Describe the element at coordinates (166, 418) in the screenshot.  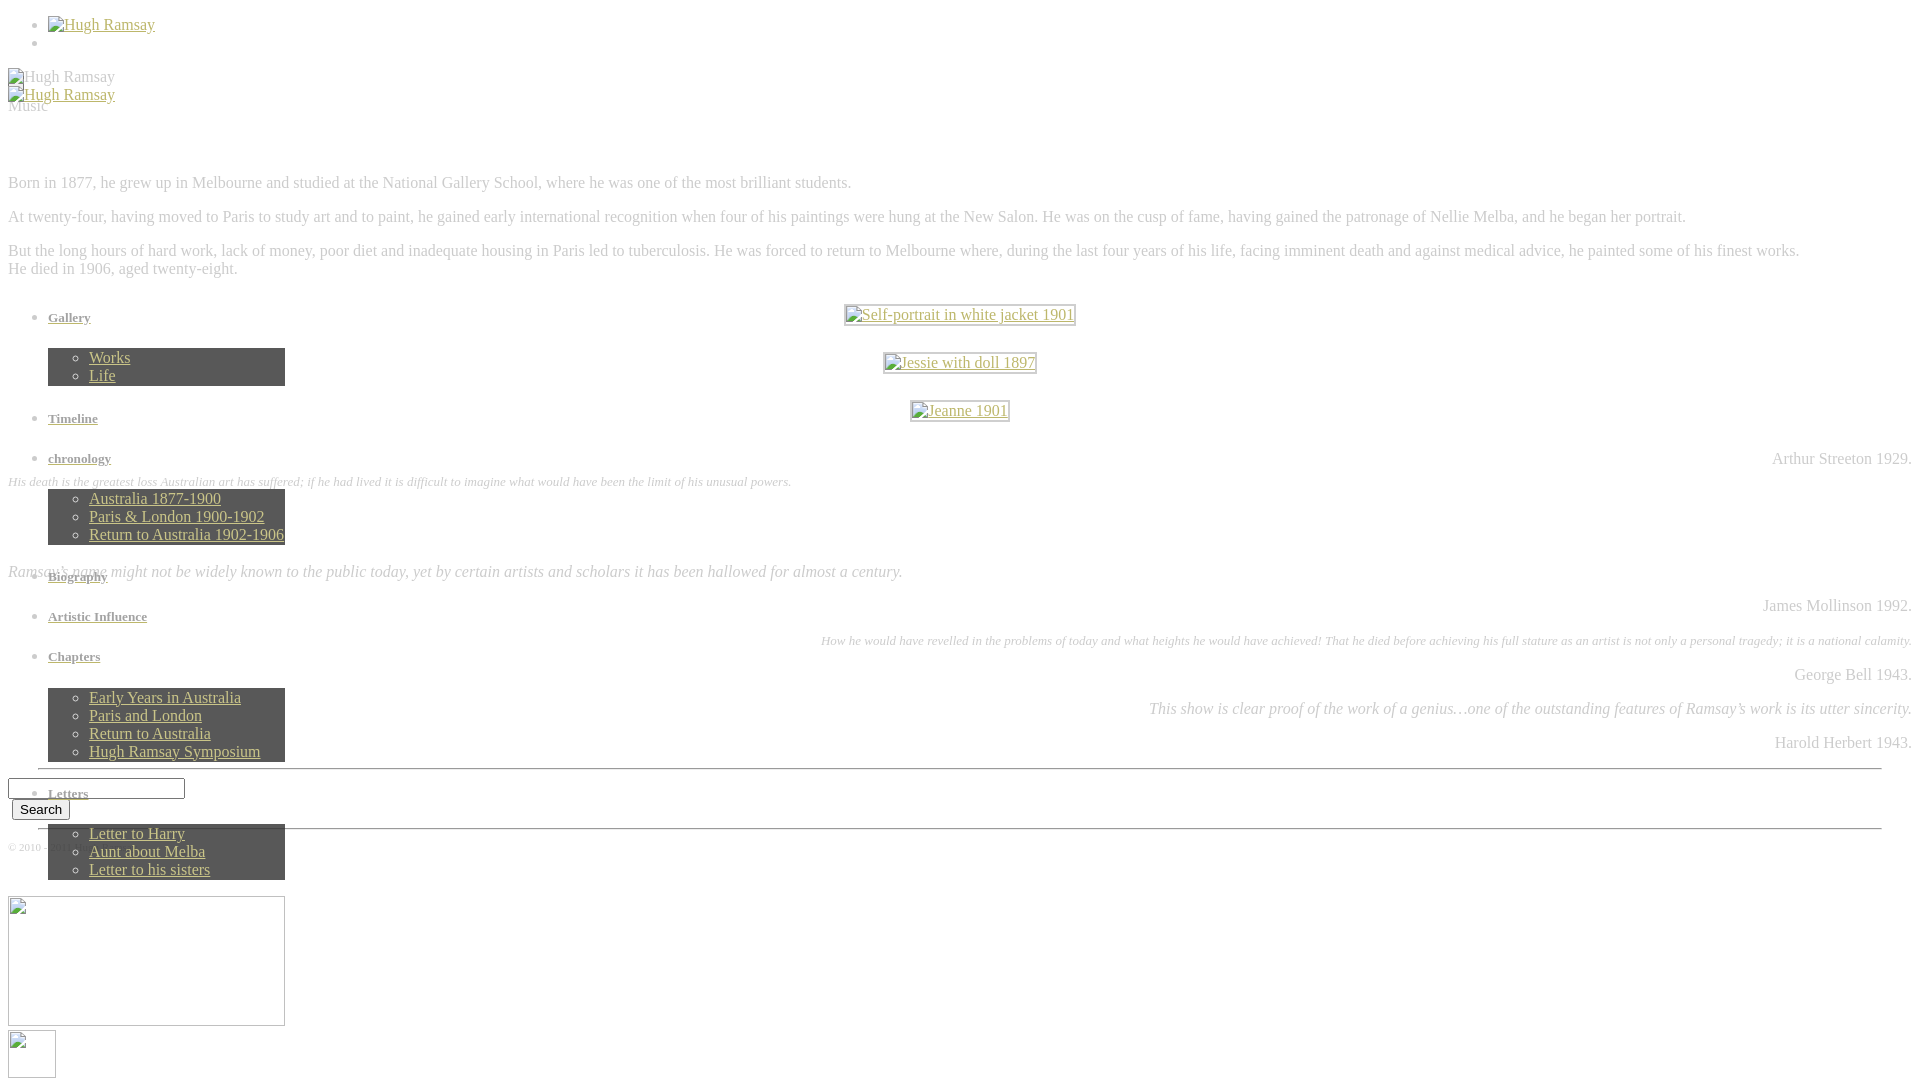
I see `'Timeline'` at that location.